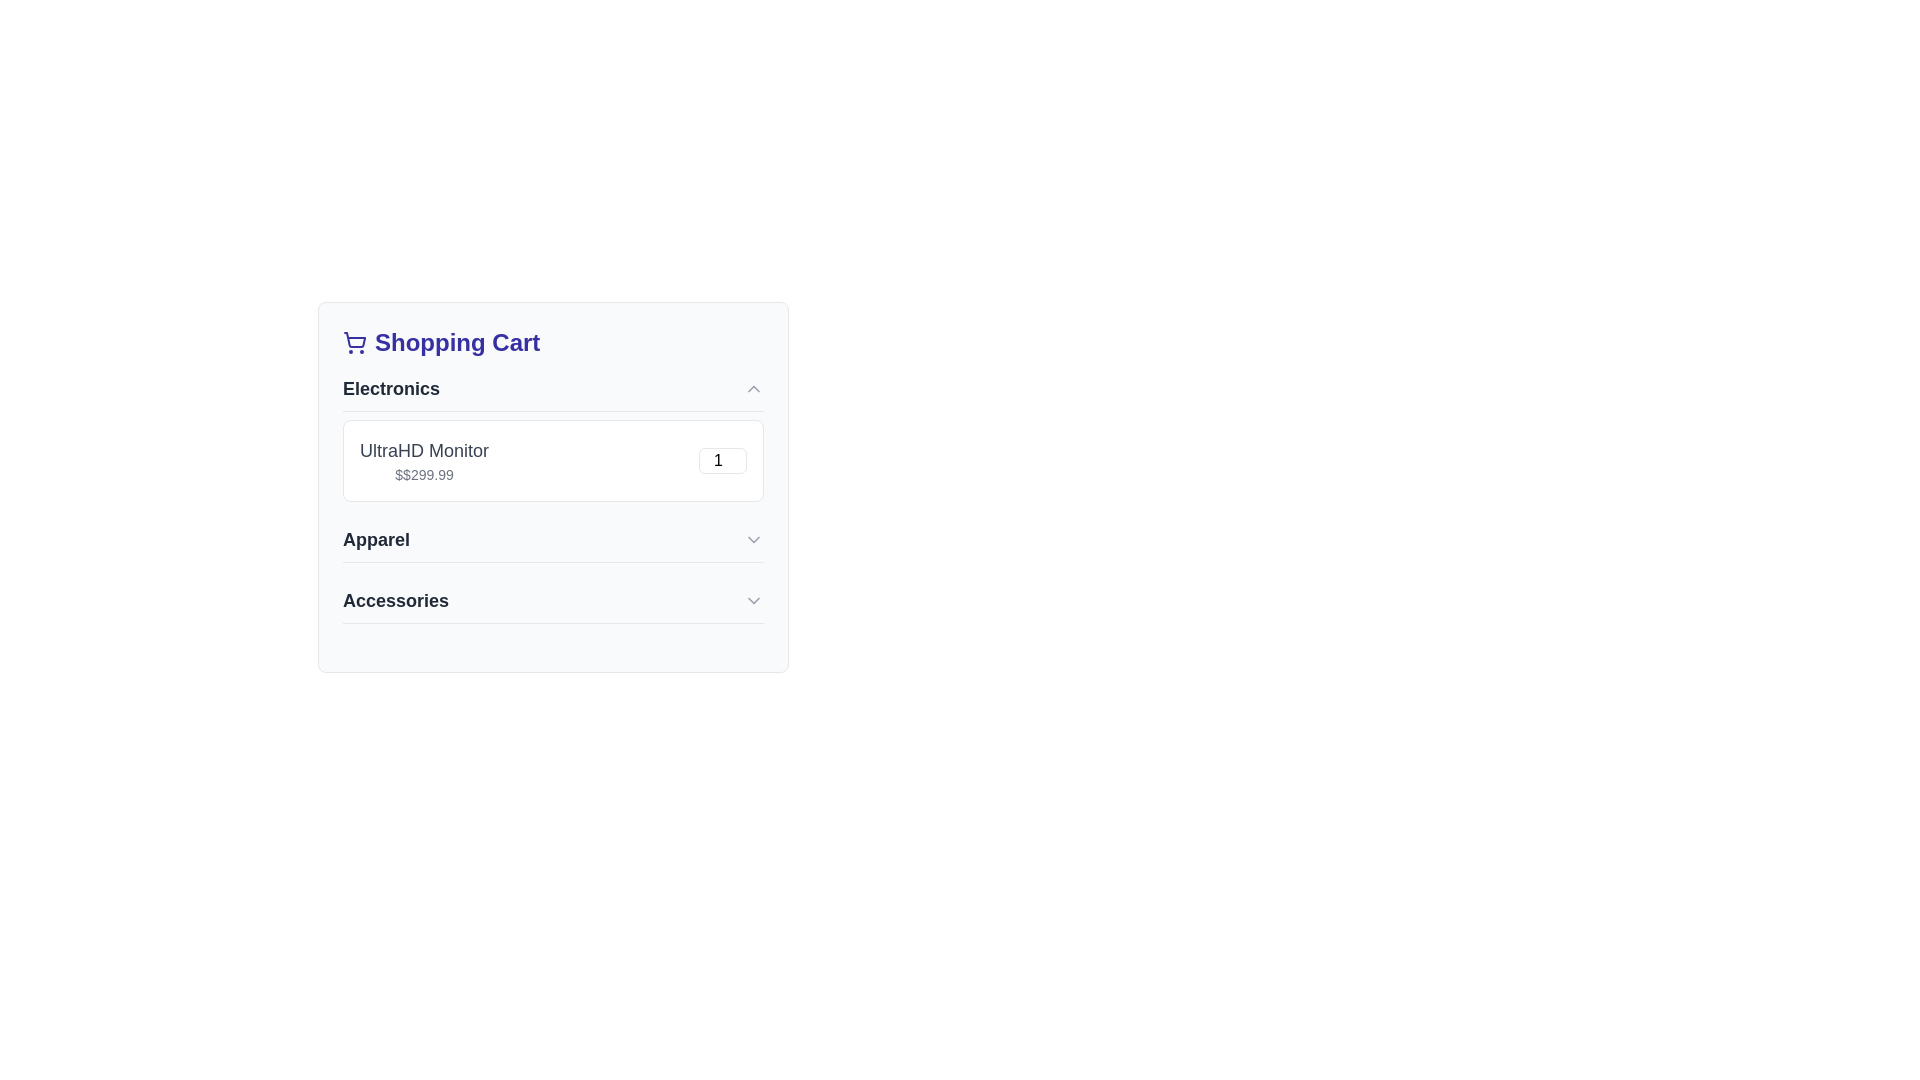 Image resolution: width=1920 pixels, height=1080 pixels. What do you see at coordinates (355, 339) in the screenshot?
I see `the main body of the shopping cart icon located at the top-left corner of the interface, near the text 'Shopping Cart'` at bounding box center [355, 339].